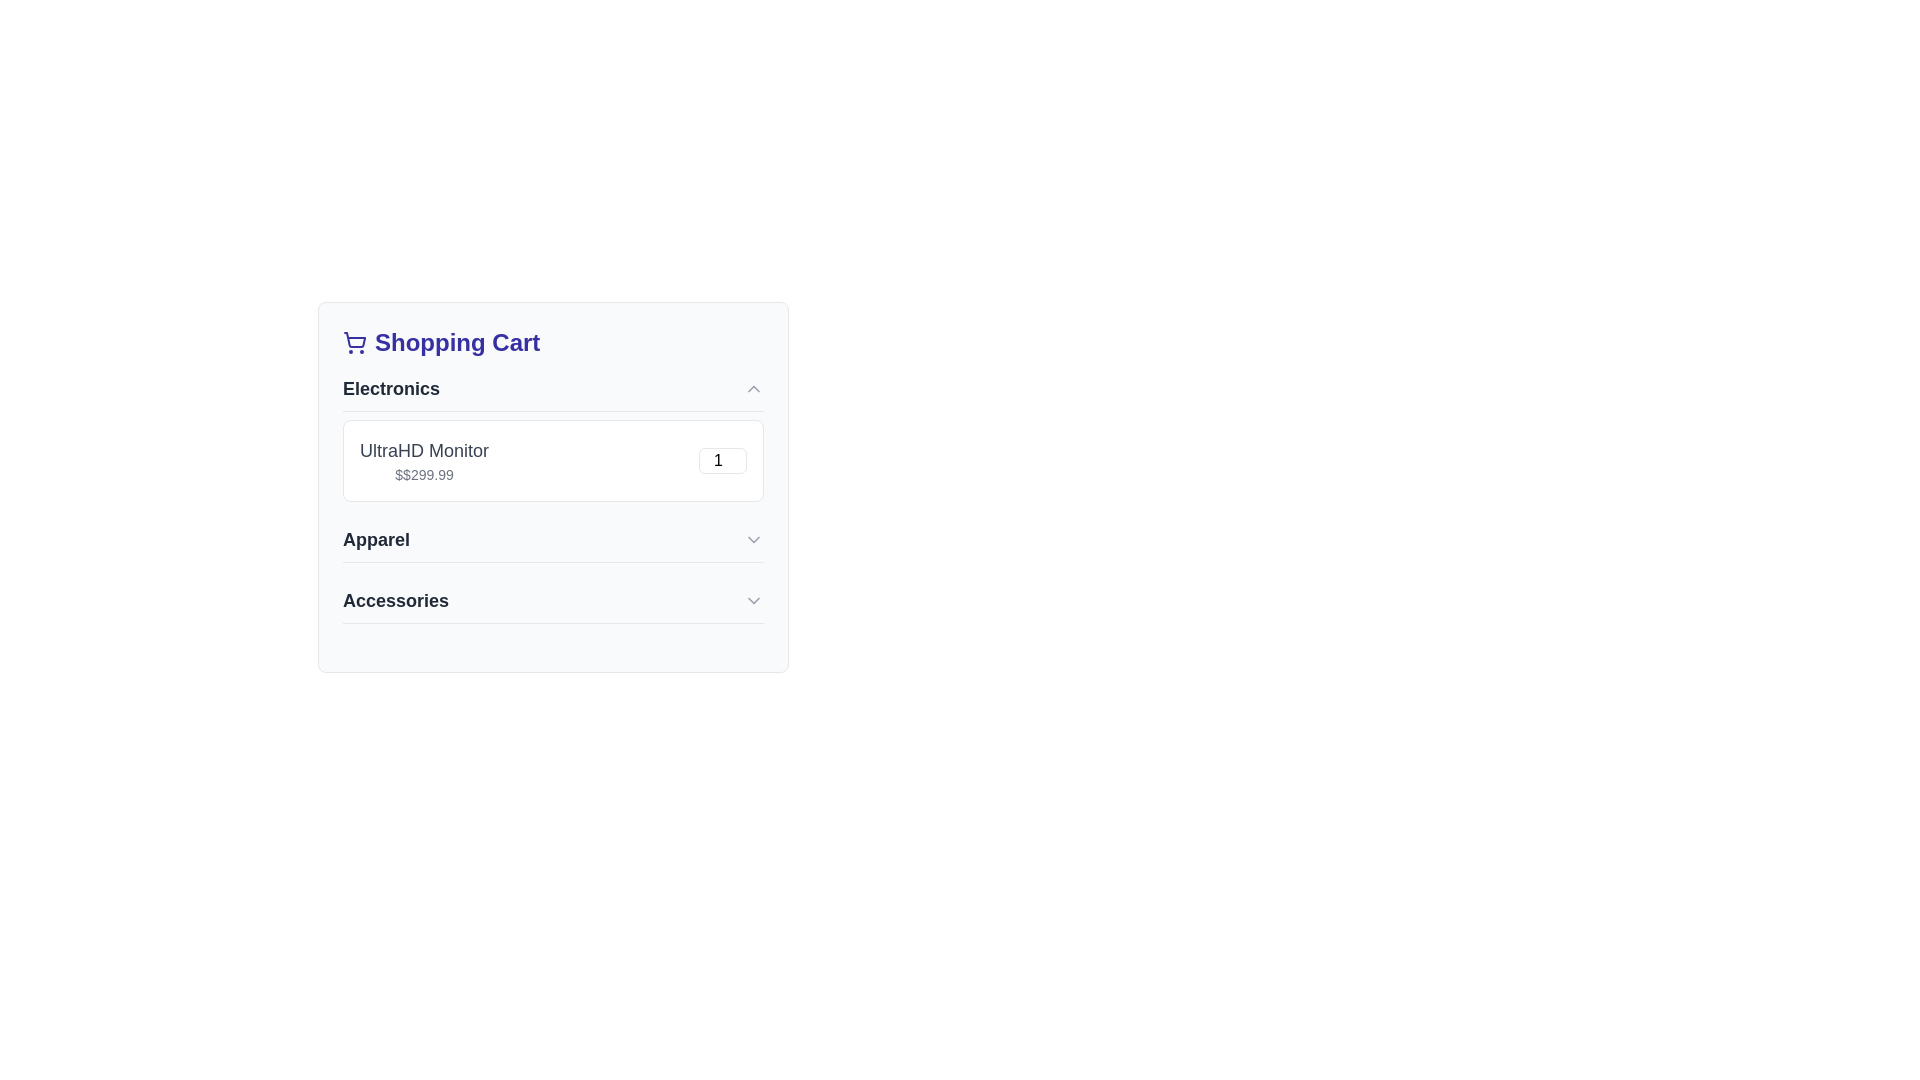 Image resolution: width=1920 pixels, height=1080 pixels. What do you see at coordinates (355, 339) in the screenshot?
I see `the main body of the shopping cart icon located at the top-left corner of the interface, near the text 'Shopping Cart'` at bounding box center [355, 339].